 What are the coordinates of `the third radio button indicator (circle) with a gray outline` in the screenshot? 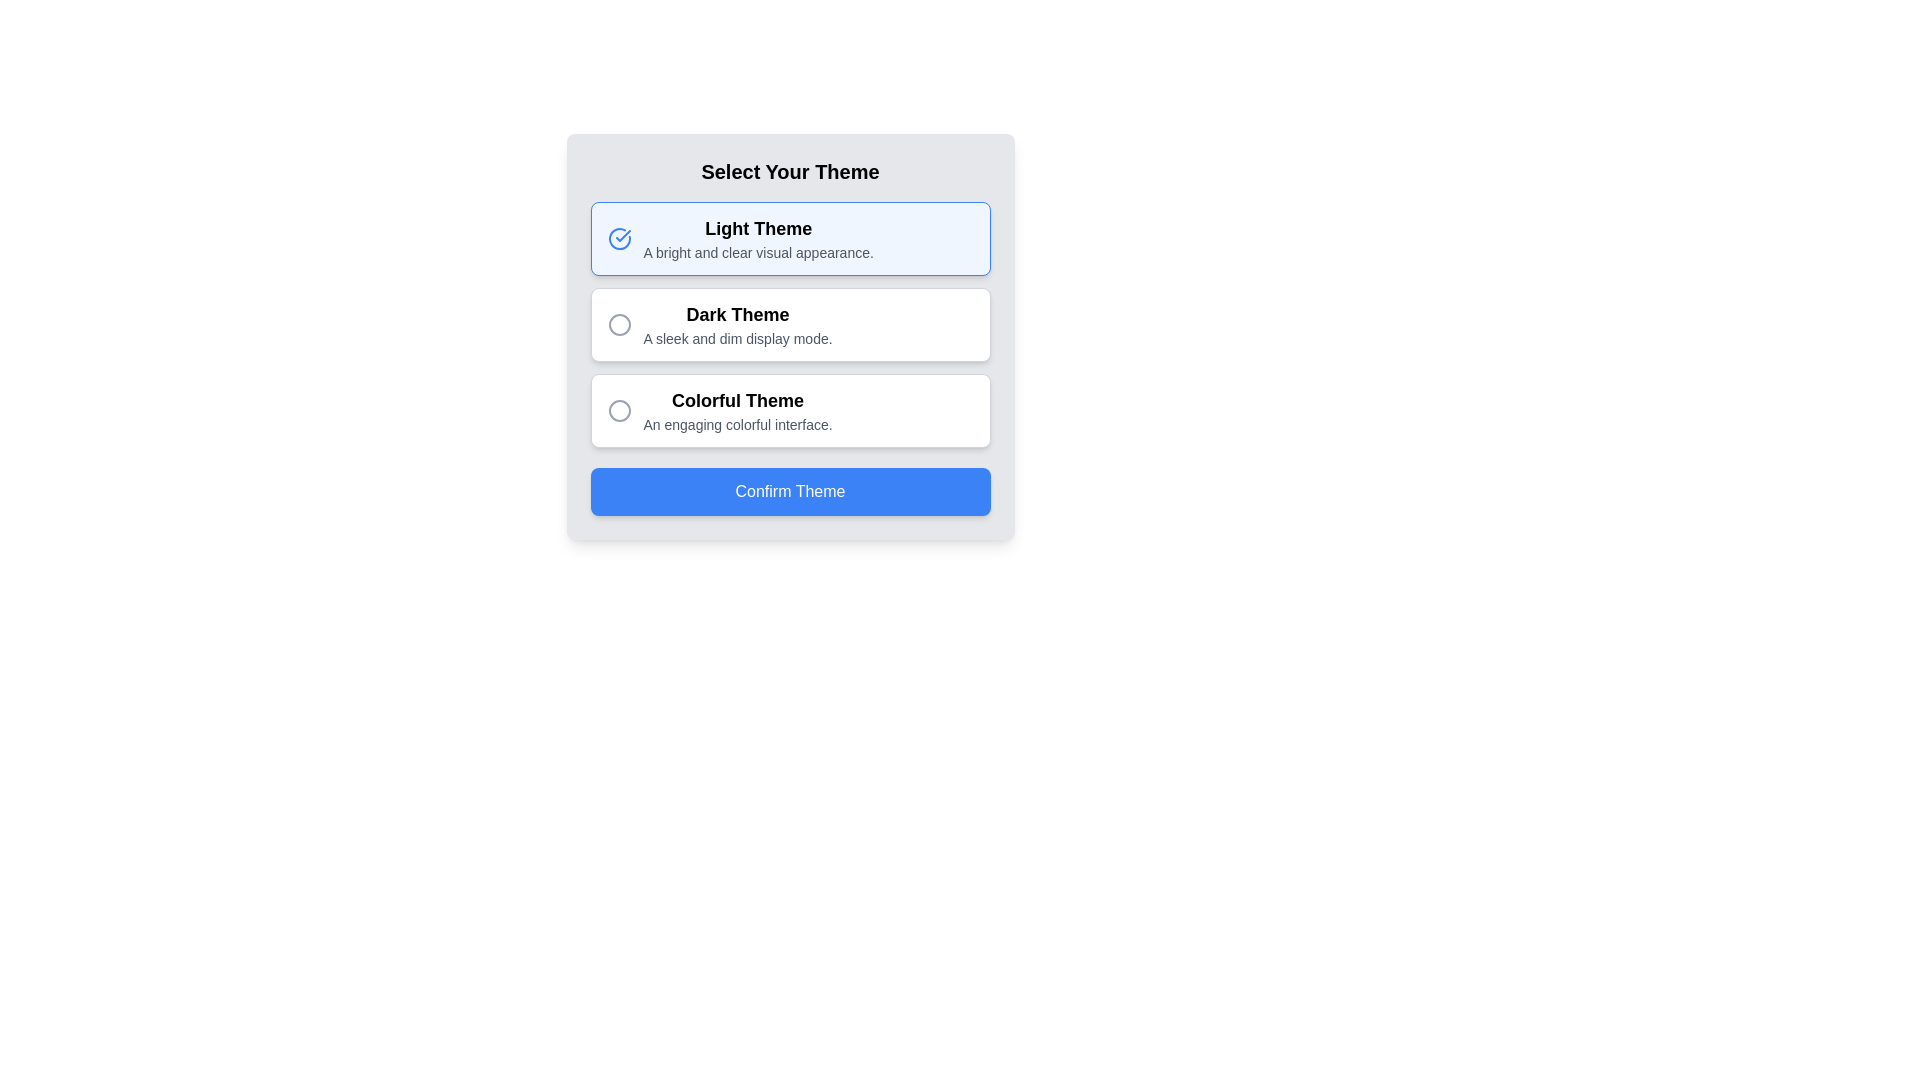 It's located at (618, 410).